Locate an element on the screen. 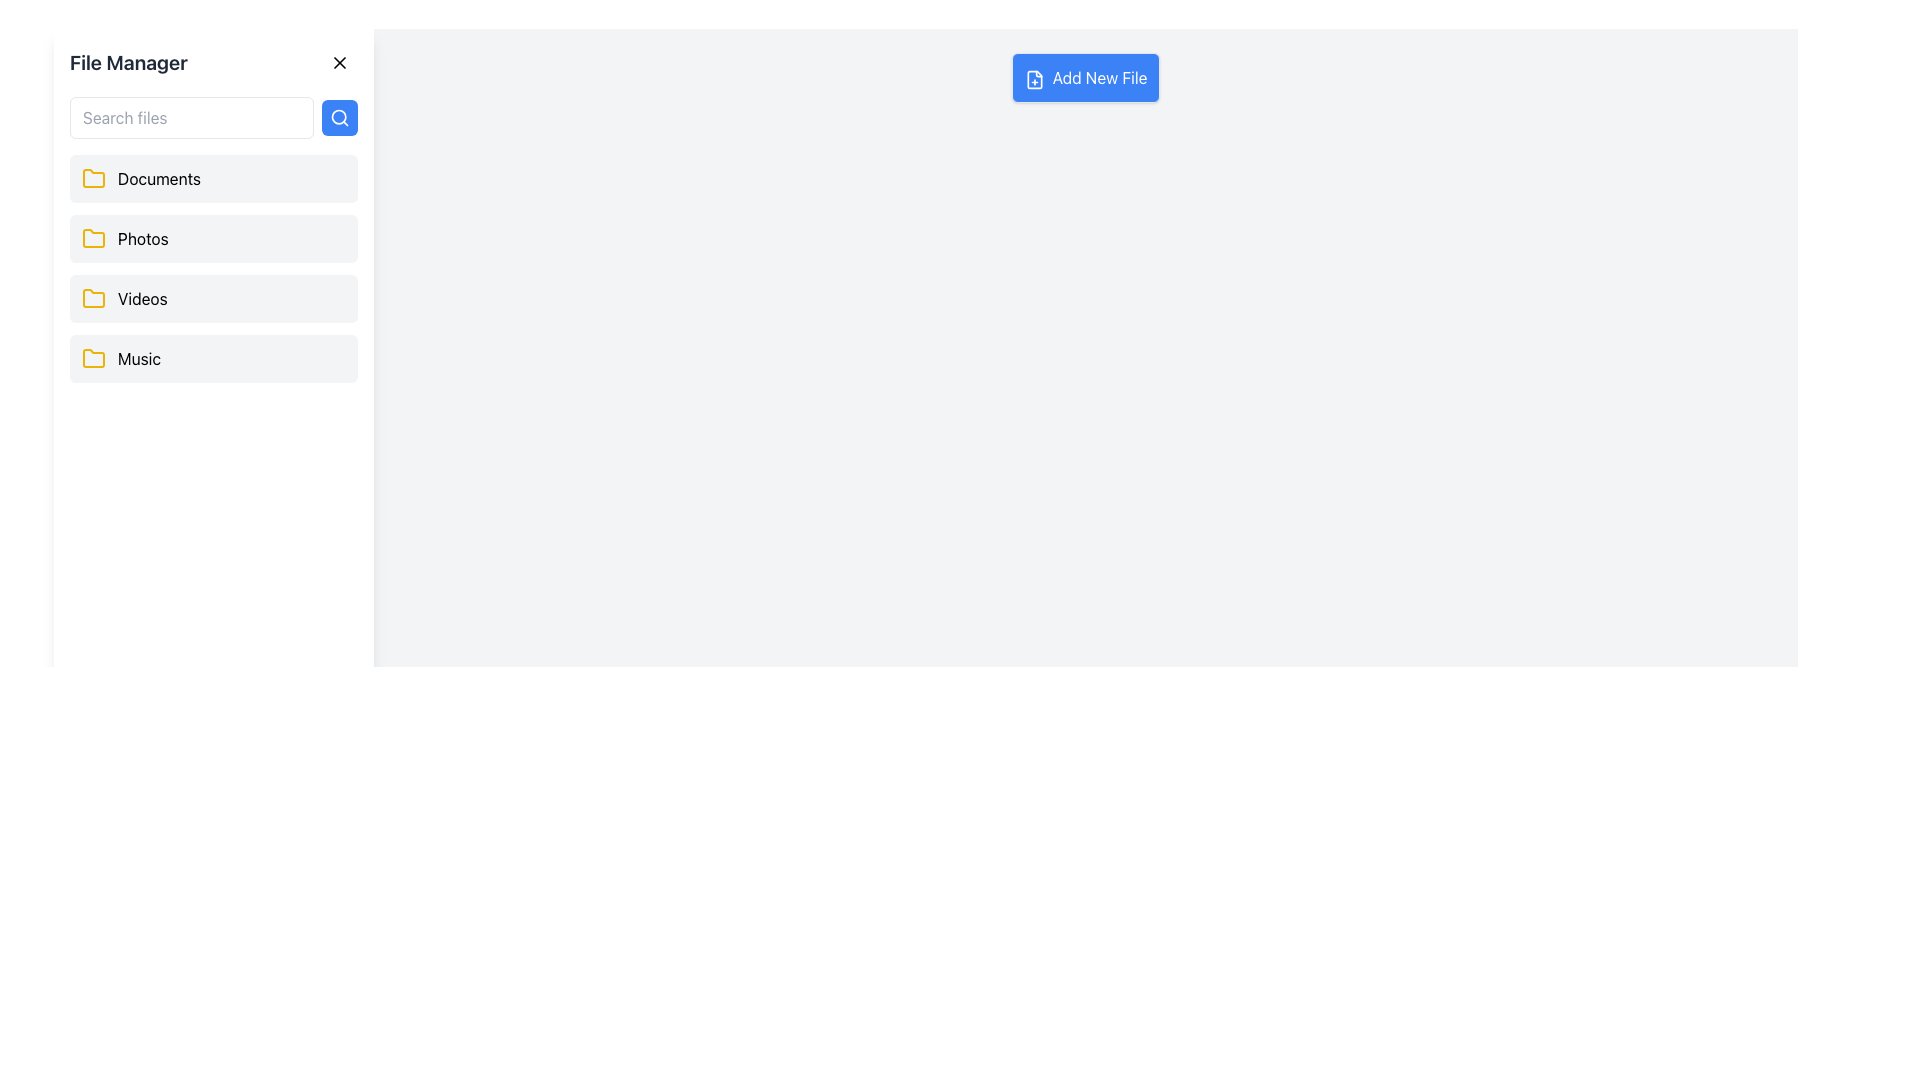 The width and height of the screenshot is (1920, 1080). the document icon with a plus symbol, which is styled with a blue background and is located to the left of the 'Add New File' button text, to interact with the button is located at coordinates (1033, 77).